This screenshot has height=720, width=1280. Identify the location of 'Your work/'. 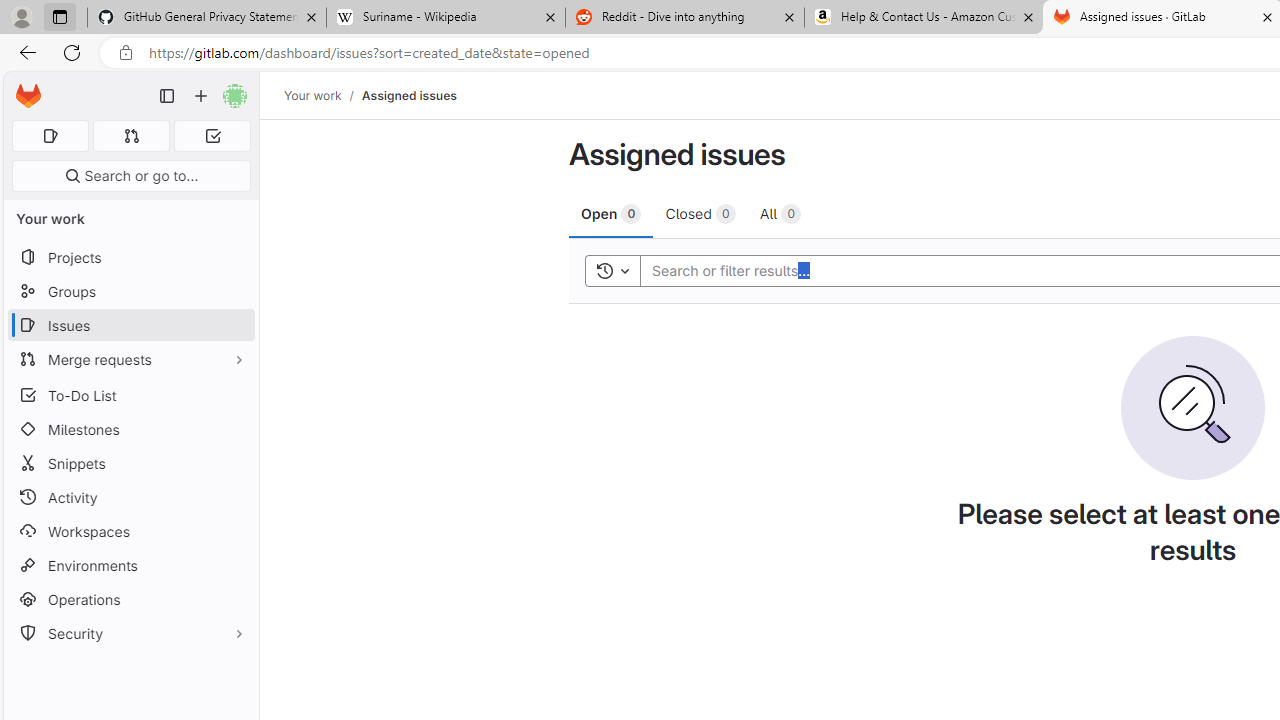
(323, 95).